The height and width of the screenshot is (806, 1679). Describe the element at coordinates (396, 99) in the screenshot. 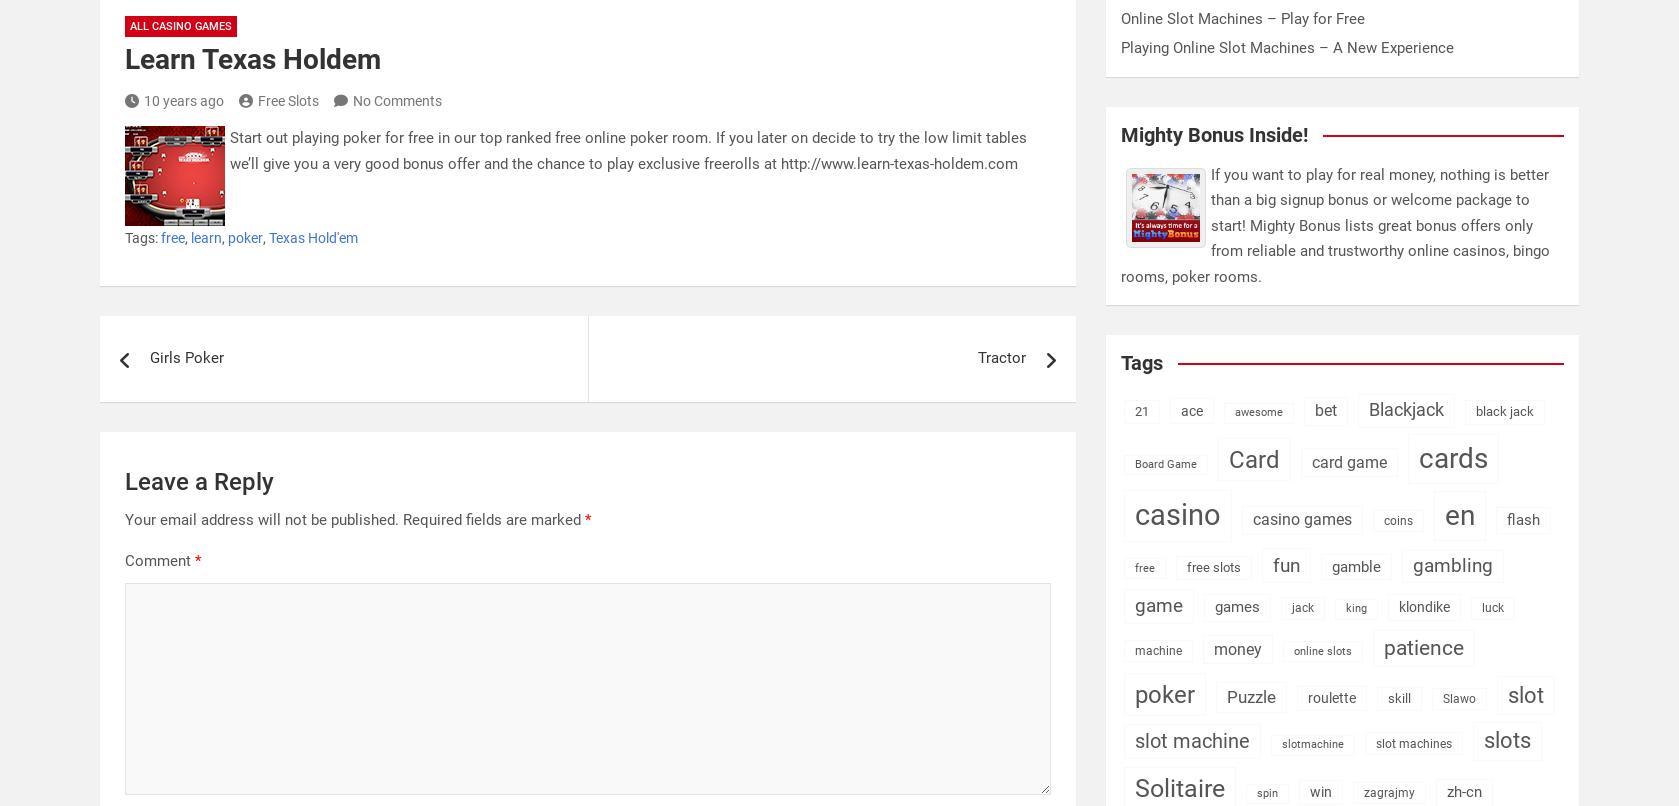

I see `'No Comments'` at that location.